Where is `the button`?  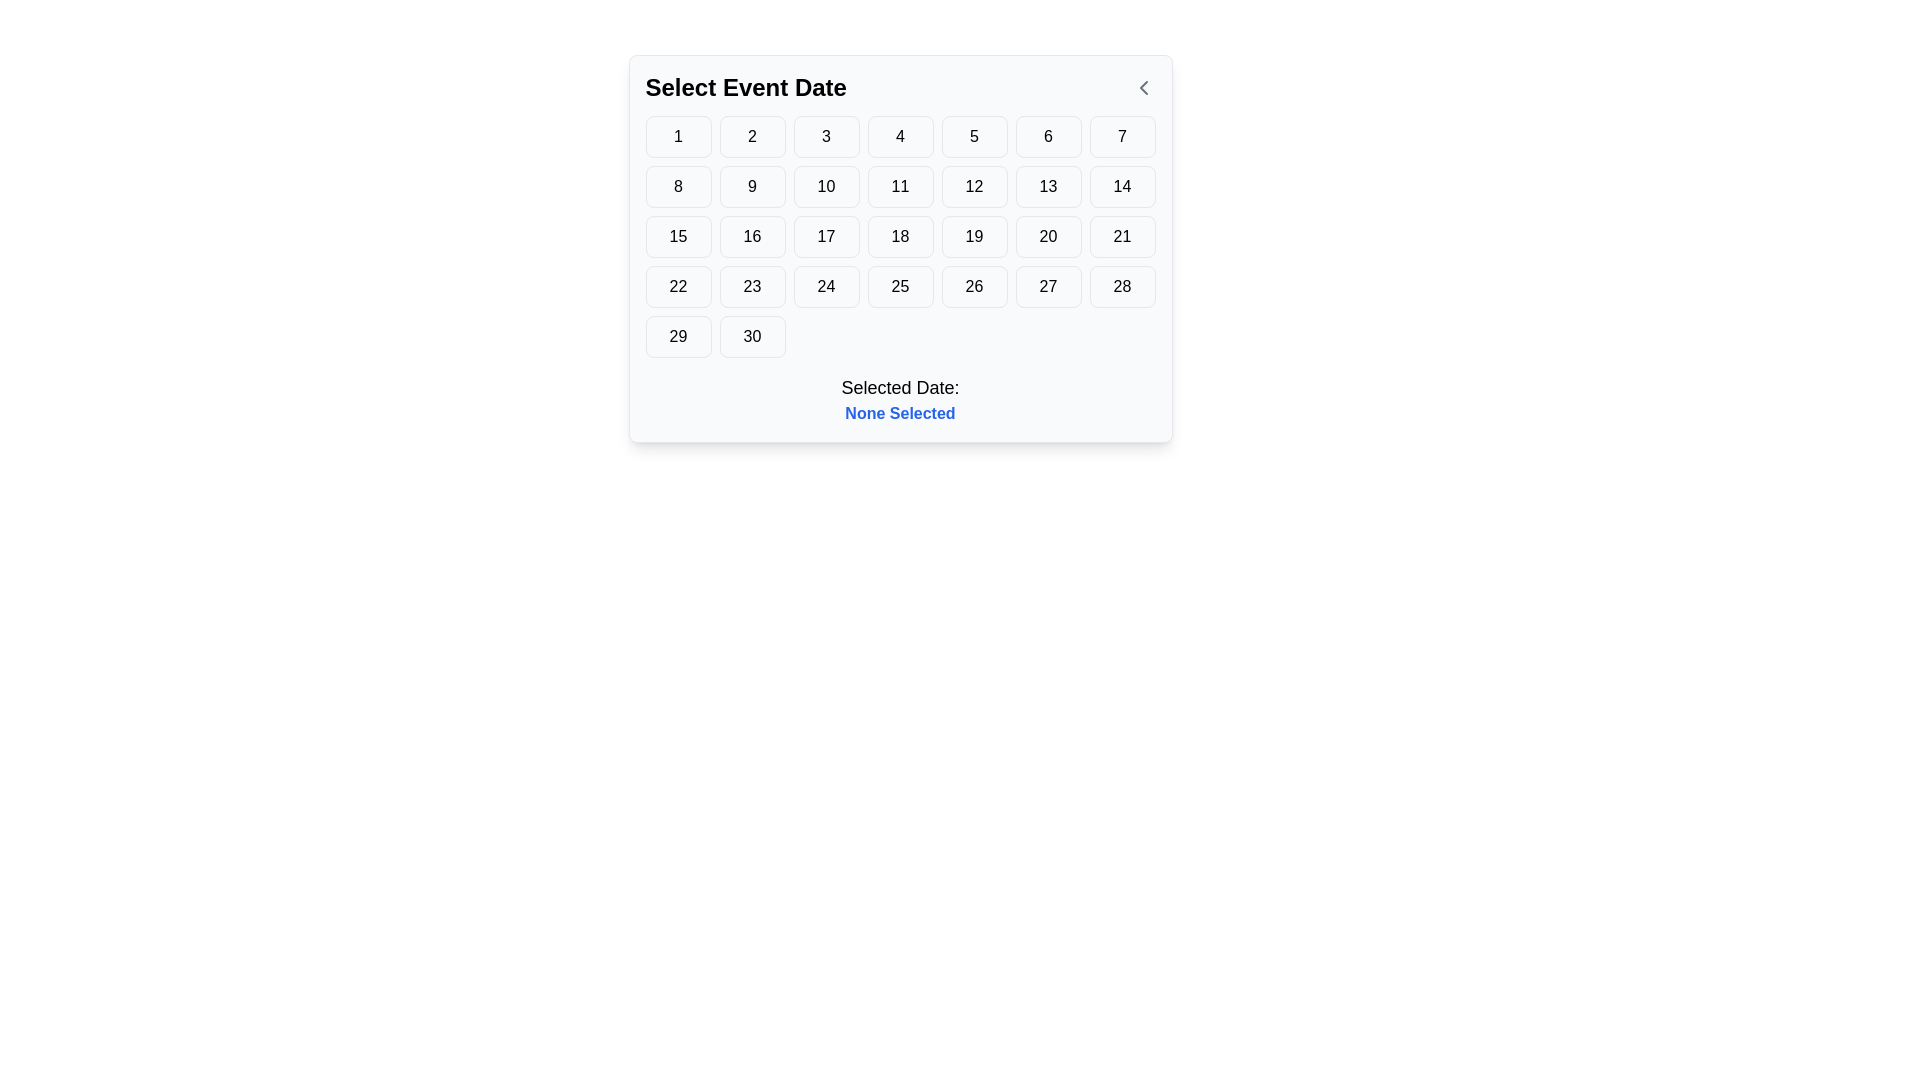 the button is located at coordinates (678, 136).